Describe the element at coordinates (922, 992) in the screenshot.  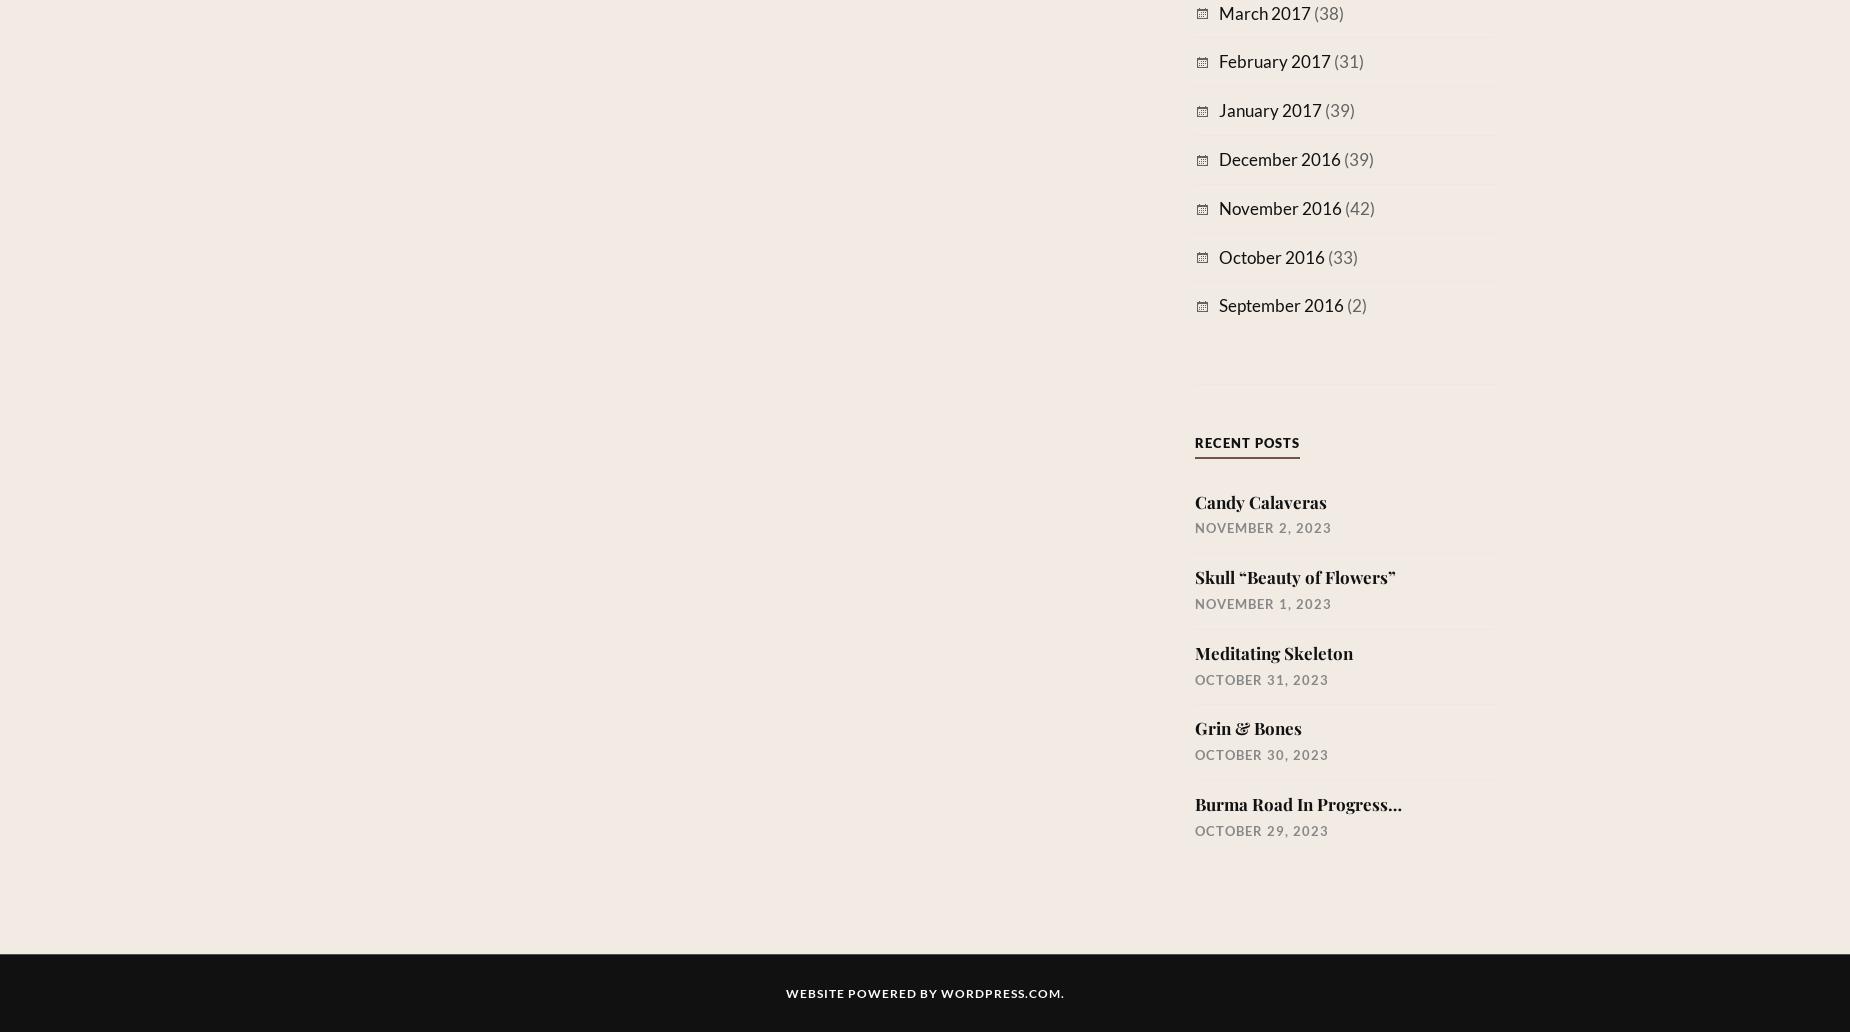
I see `'Website Powered by WordPress.com'` at that location.